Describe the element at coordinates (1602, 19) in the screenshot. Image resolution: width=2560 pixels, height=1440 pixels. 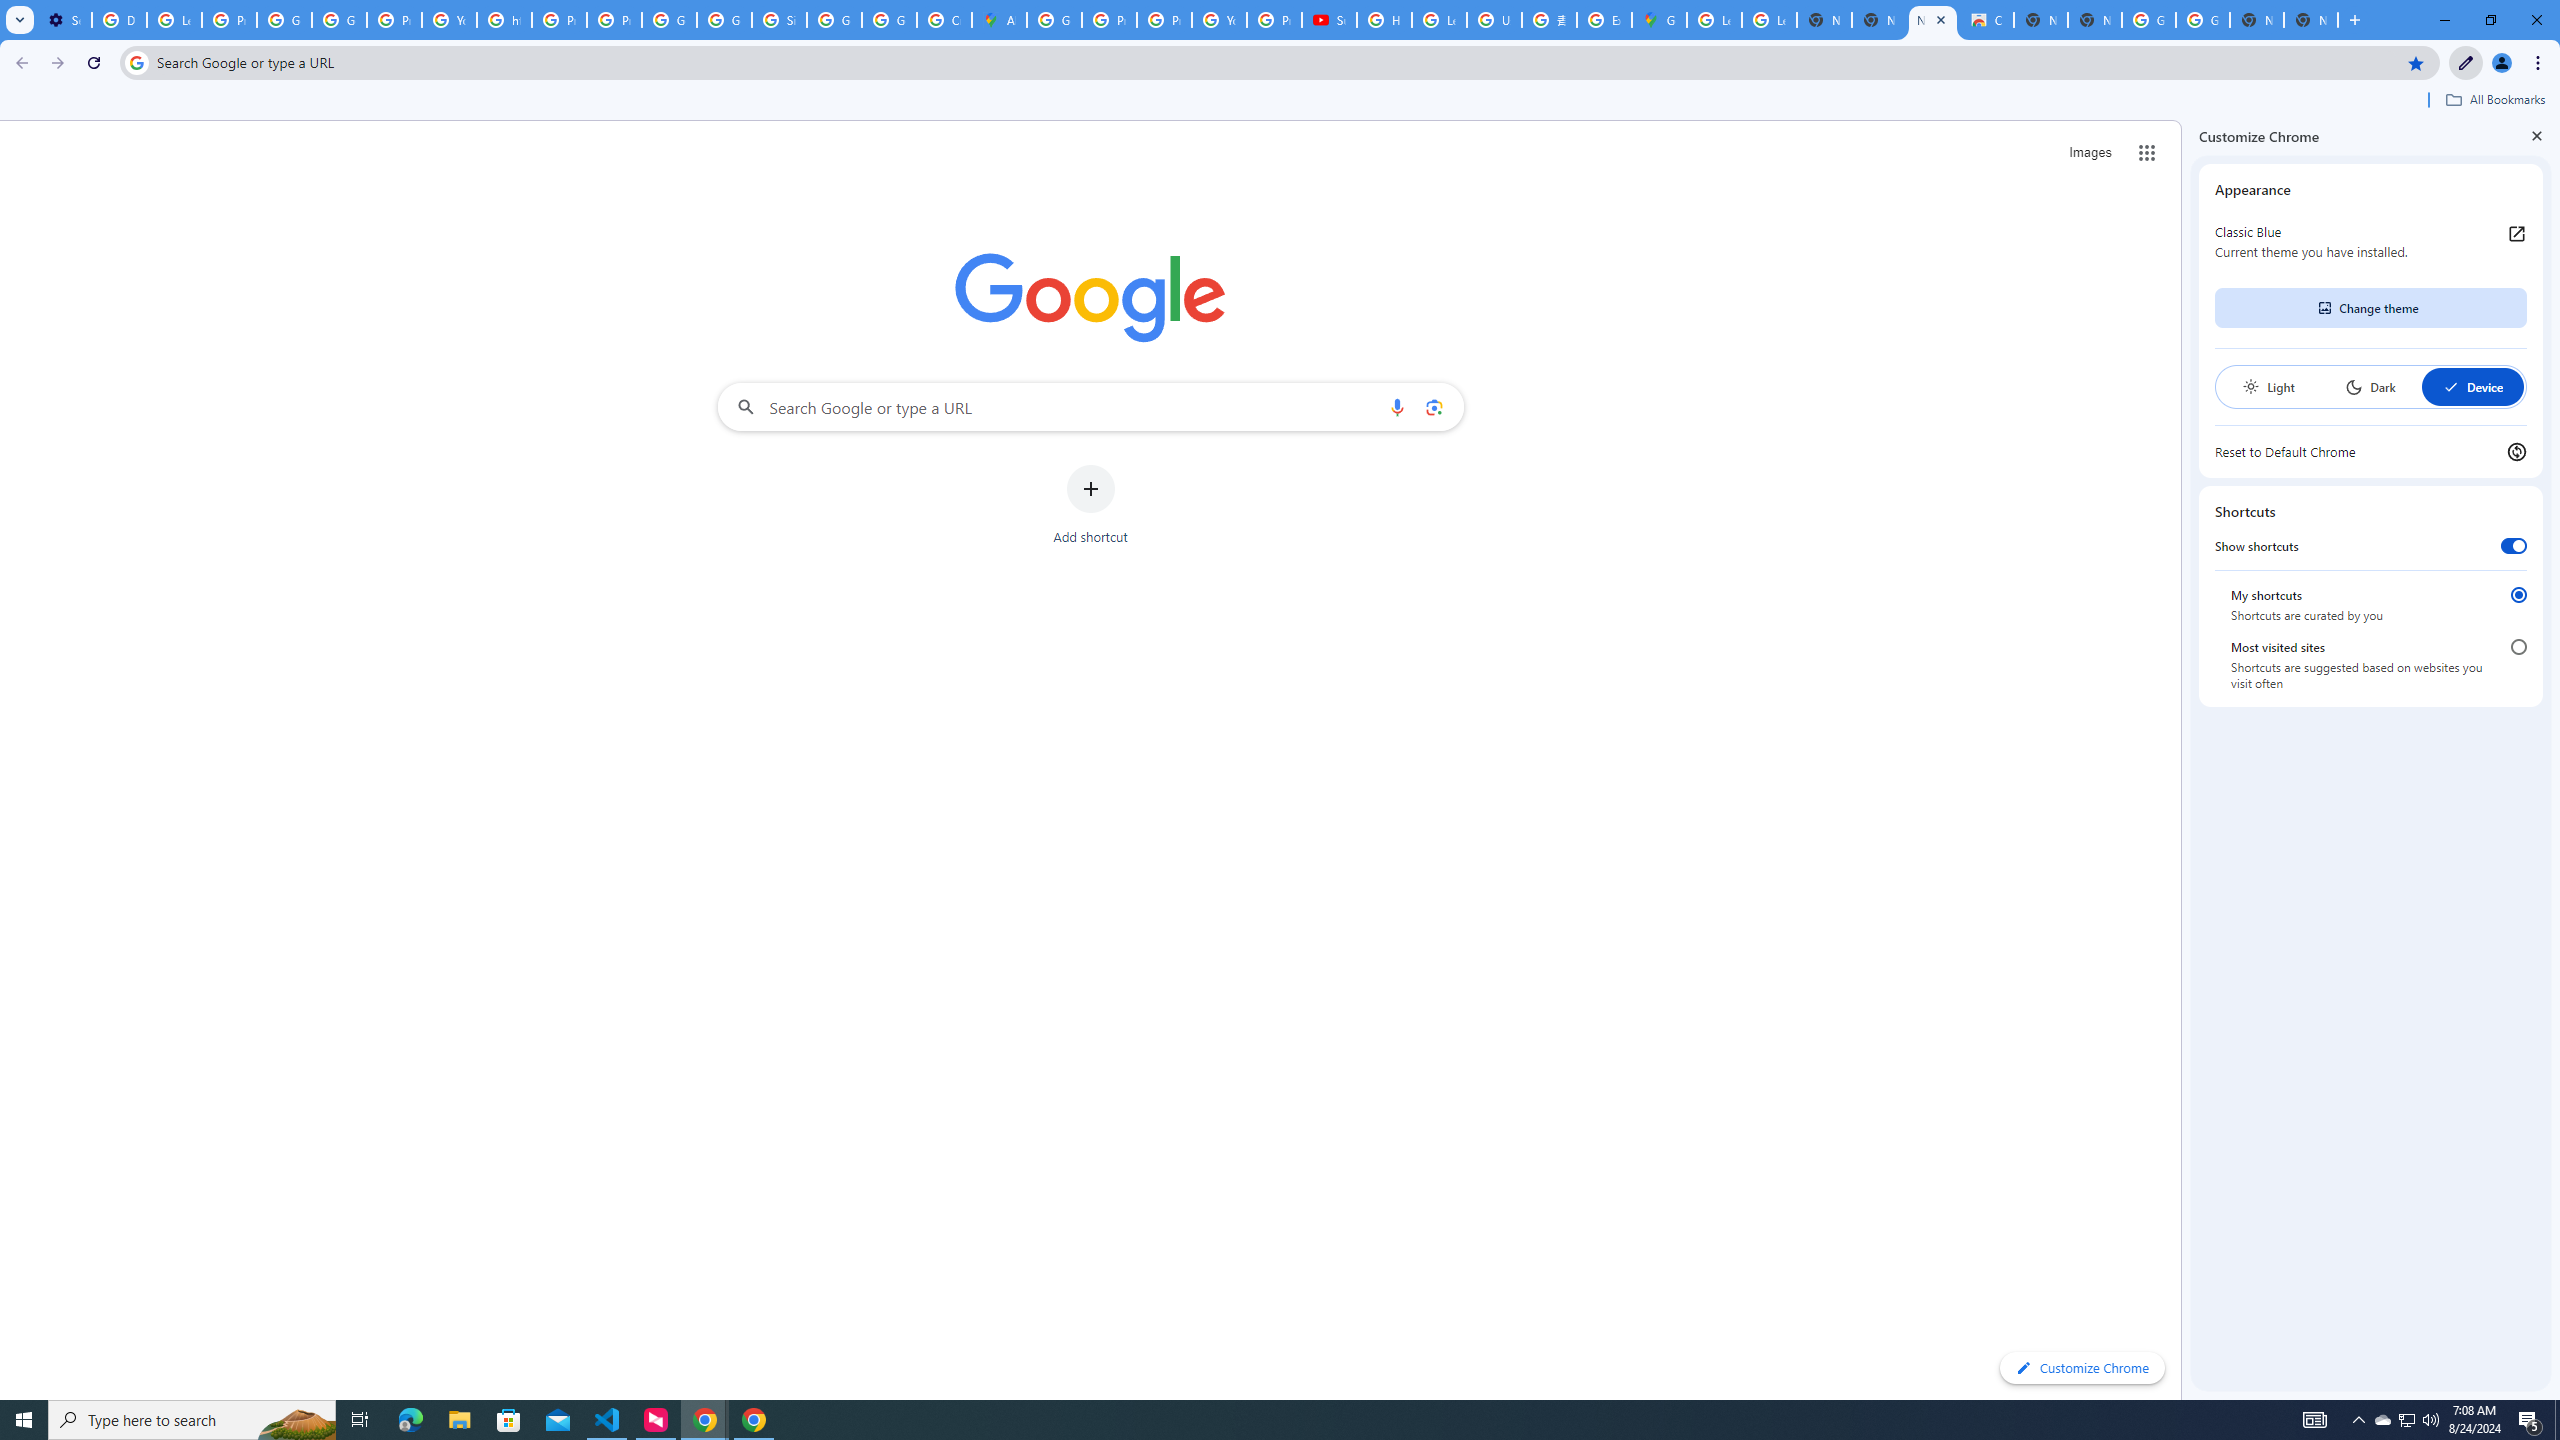
I see `'Explore new street-level details - Google Maps Help'` at that location.